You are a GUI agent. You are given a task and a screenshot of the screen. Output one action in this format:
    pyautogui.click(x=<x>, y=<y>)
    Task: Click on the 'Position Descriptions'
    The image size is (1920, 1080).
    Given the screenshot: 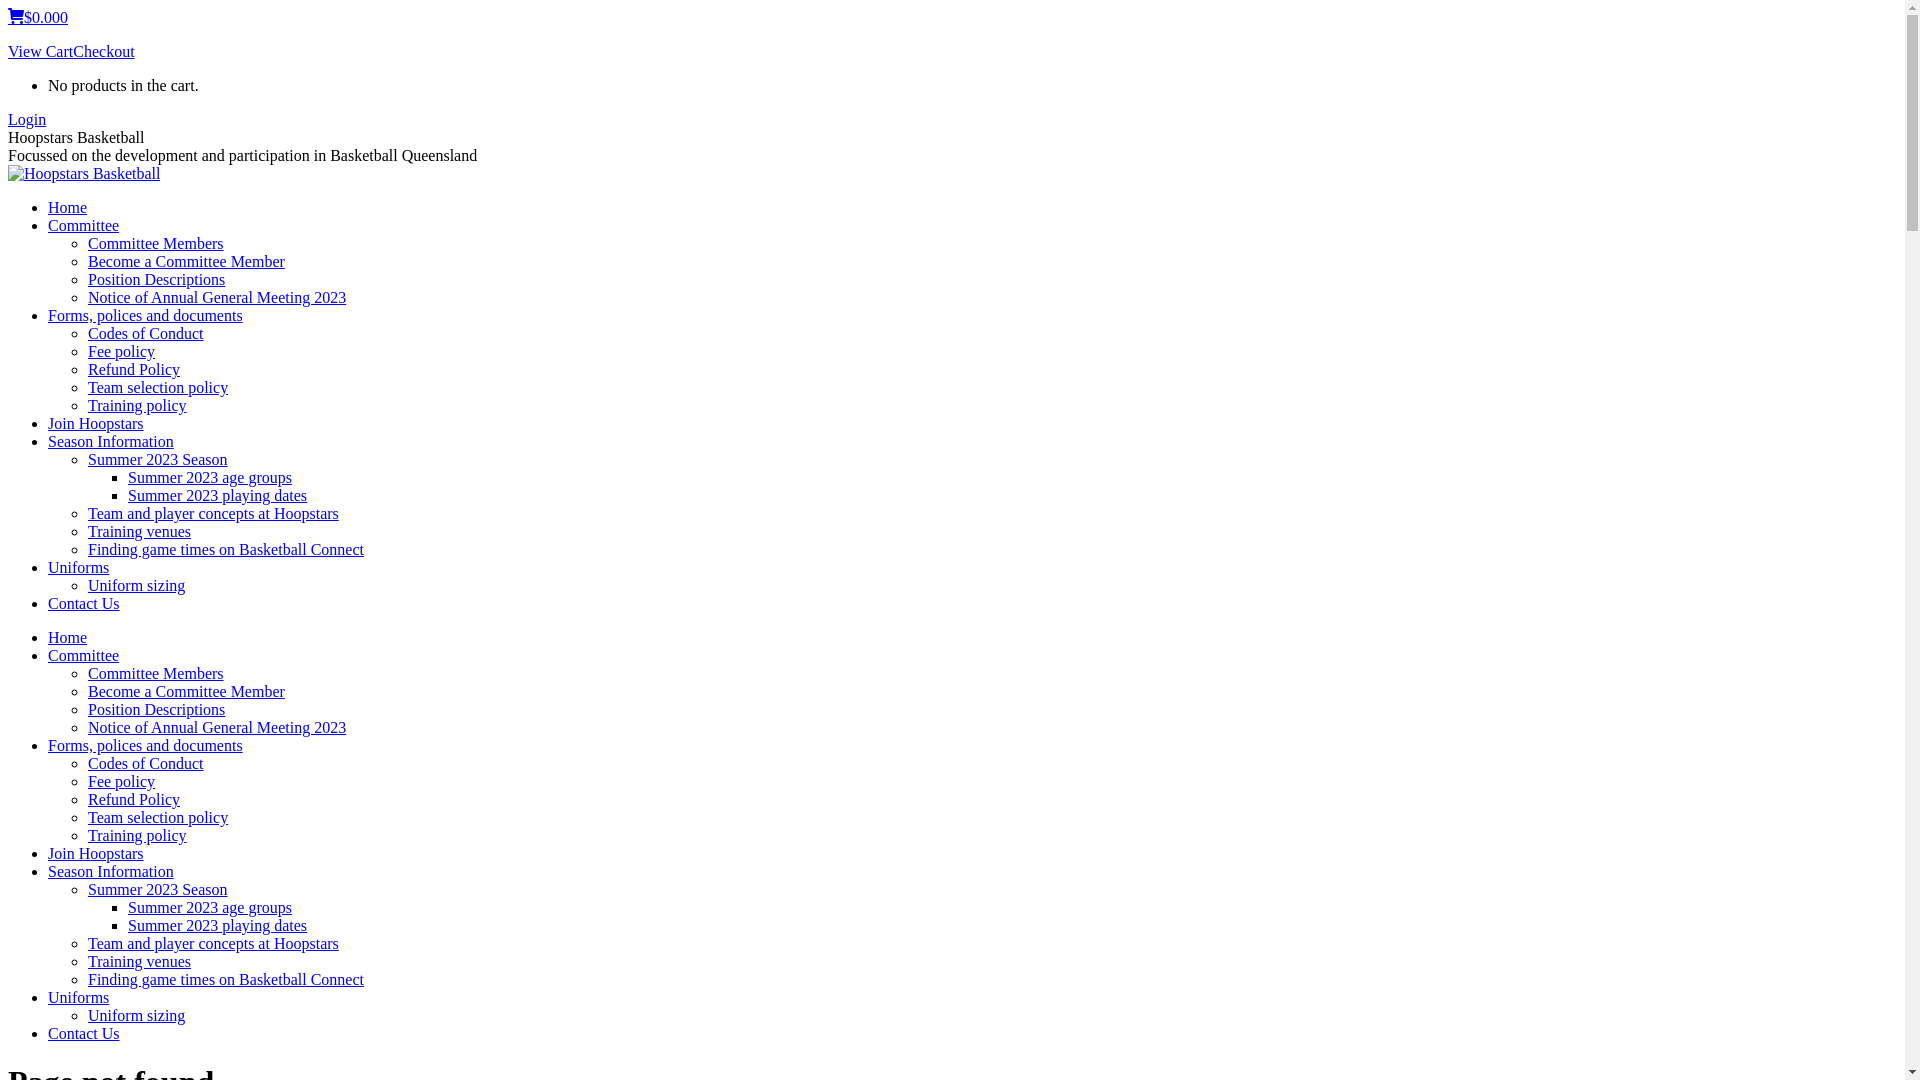 What is the action you would take?
    pyautogui.click(x=86, y=708)
    